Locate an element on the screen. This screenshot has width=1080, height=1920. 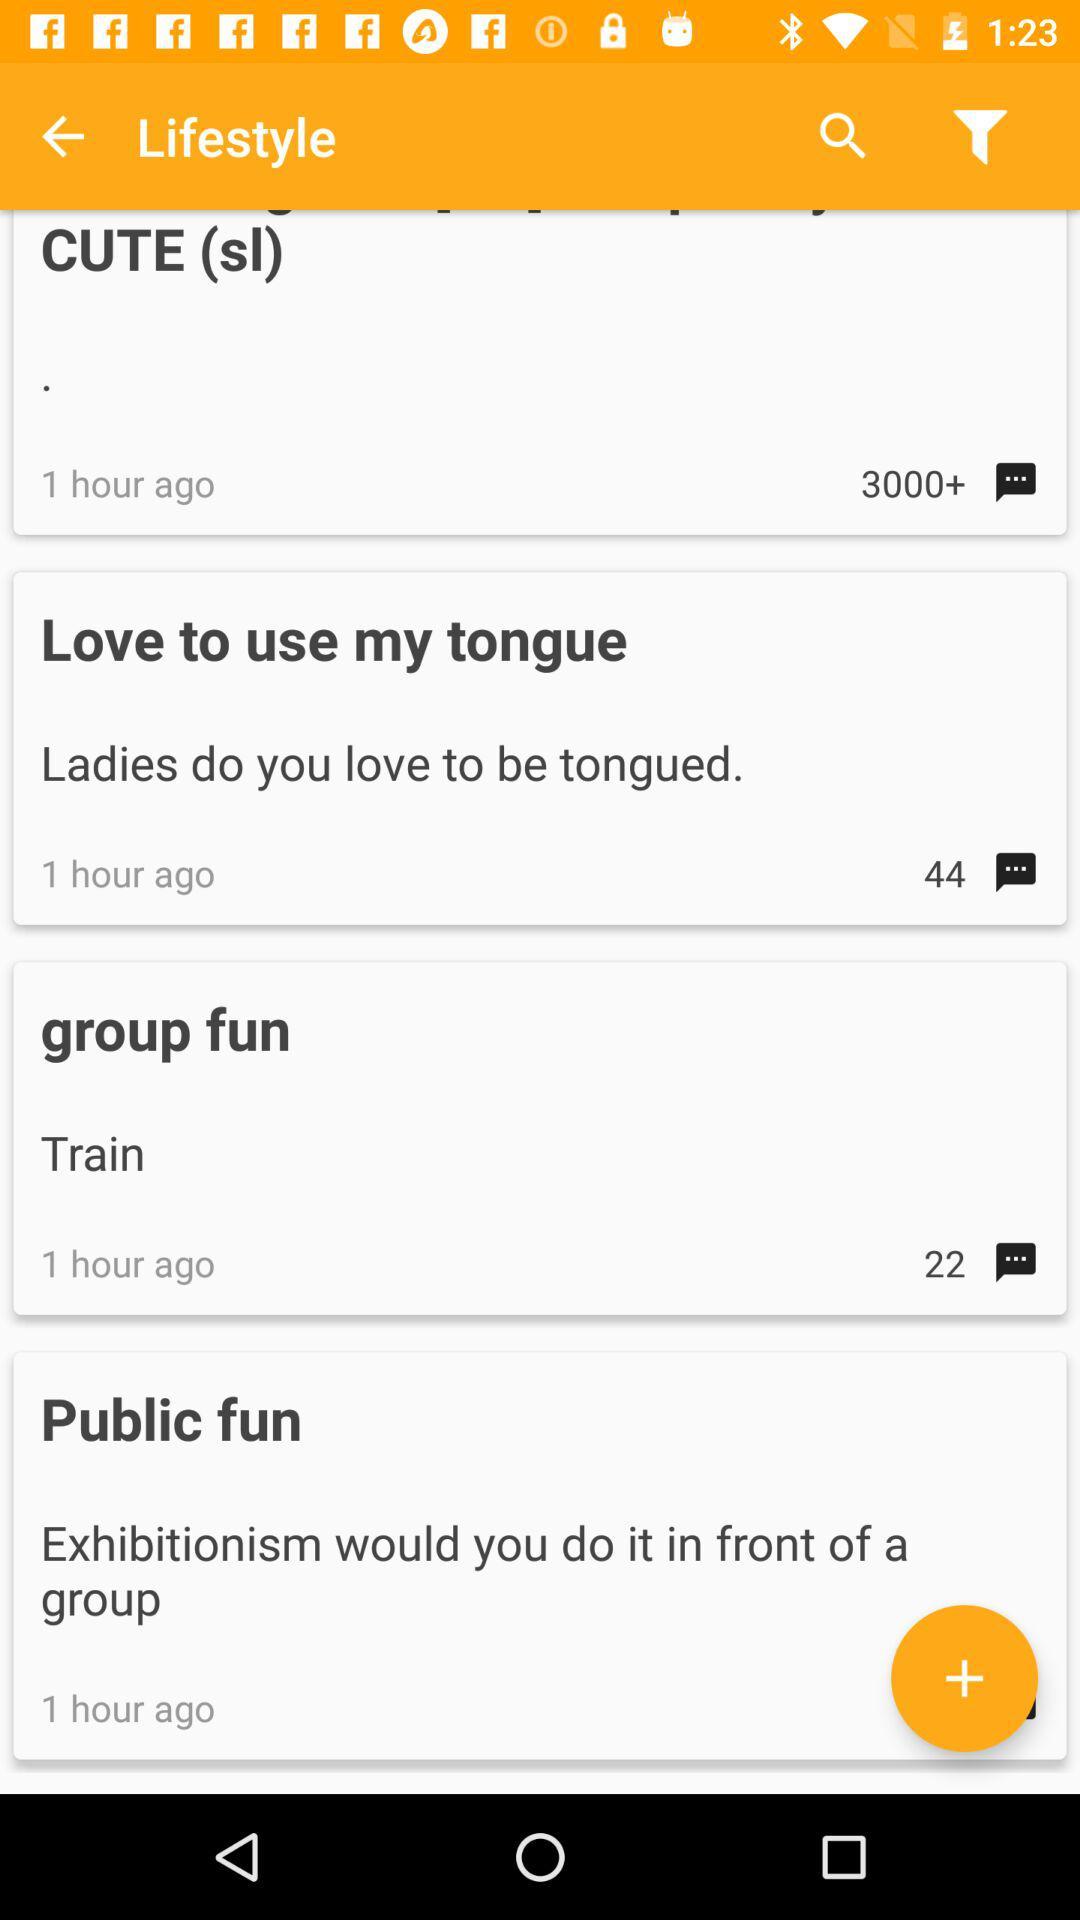
the icon above all aboriginals 0 item is located at coordinates (843, 135).